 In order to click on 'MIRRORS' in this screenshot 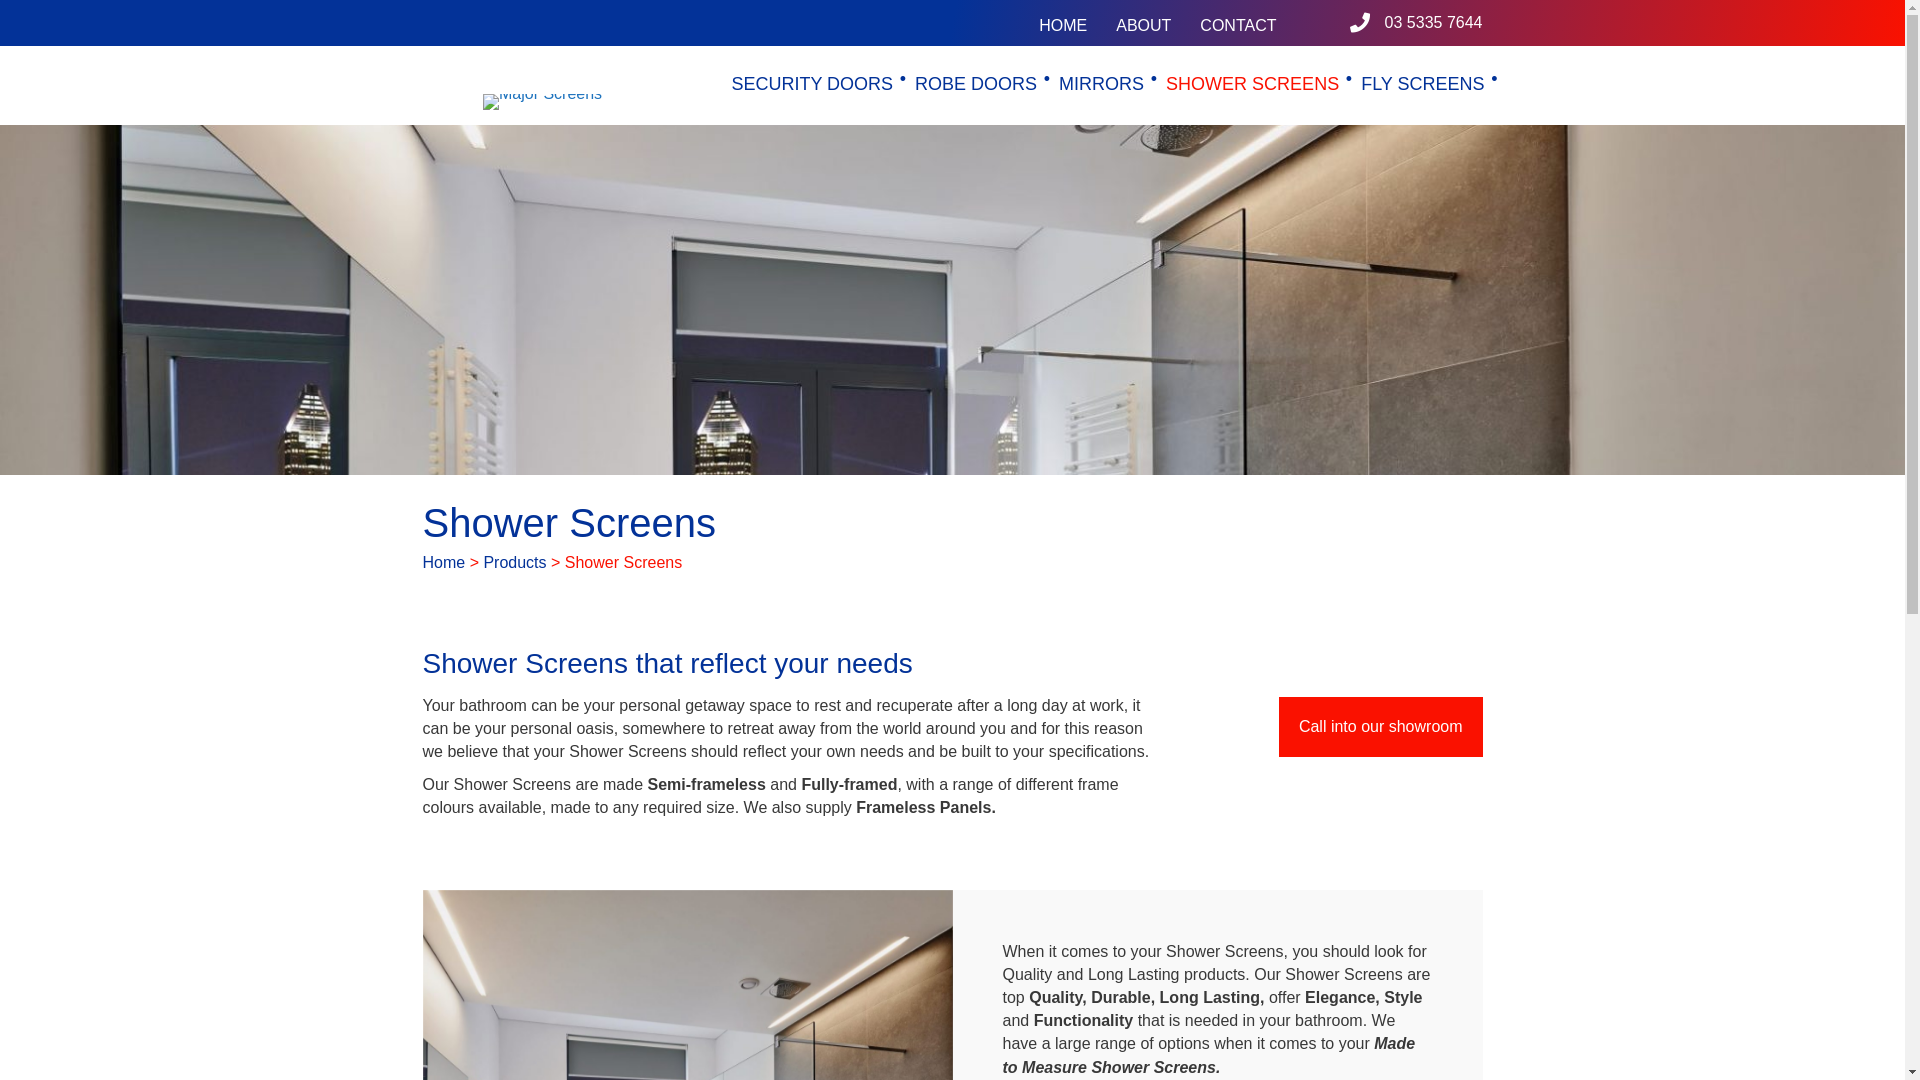, I will do `click(1098, 82)`.